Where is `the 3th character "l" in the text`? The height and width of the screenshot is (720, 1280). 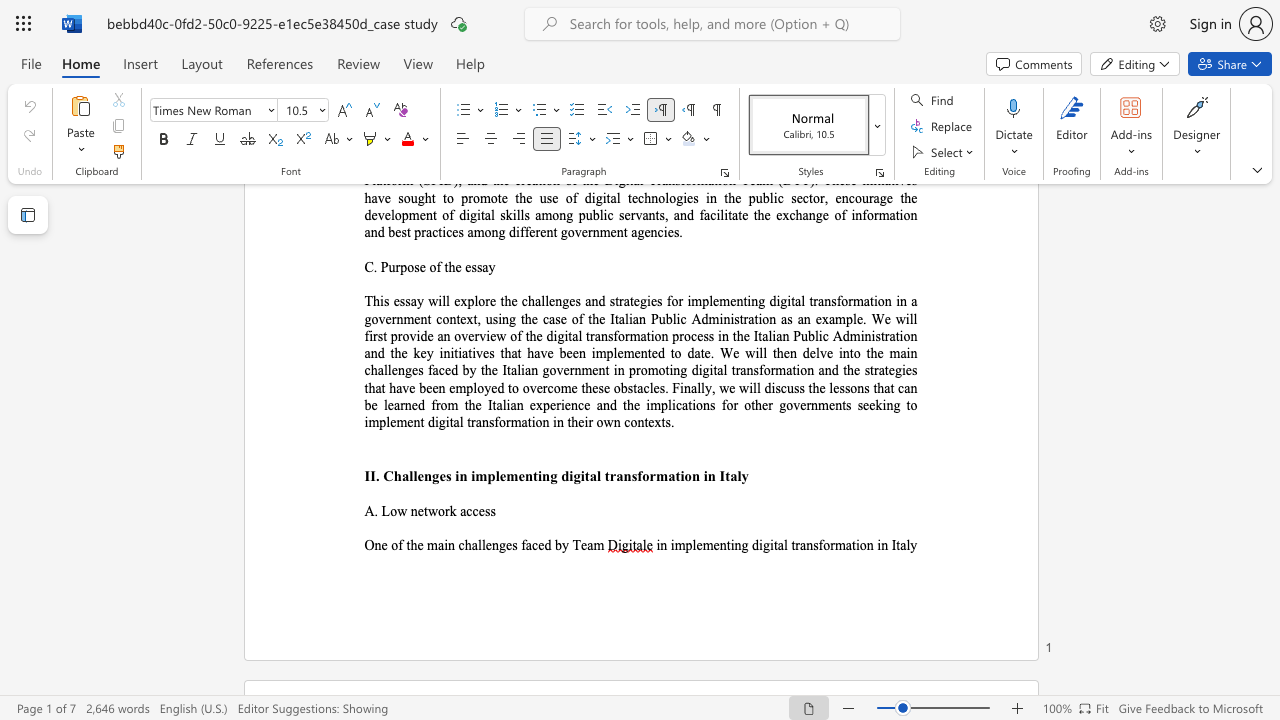
the 3th character "l" in the text is located at coordinates (907, 545).